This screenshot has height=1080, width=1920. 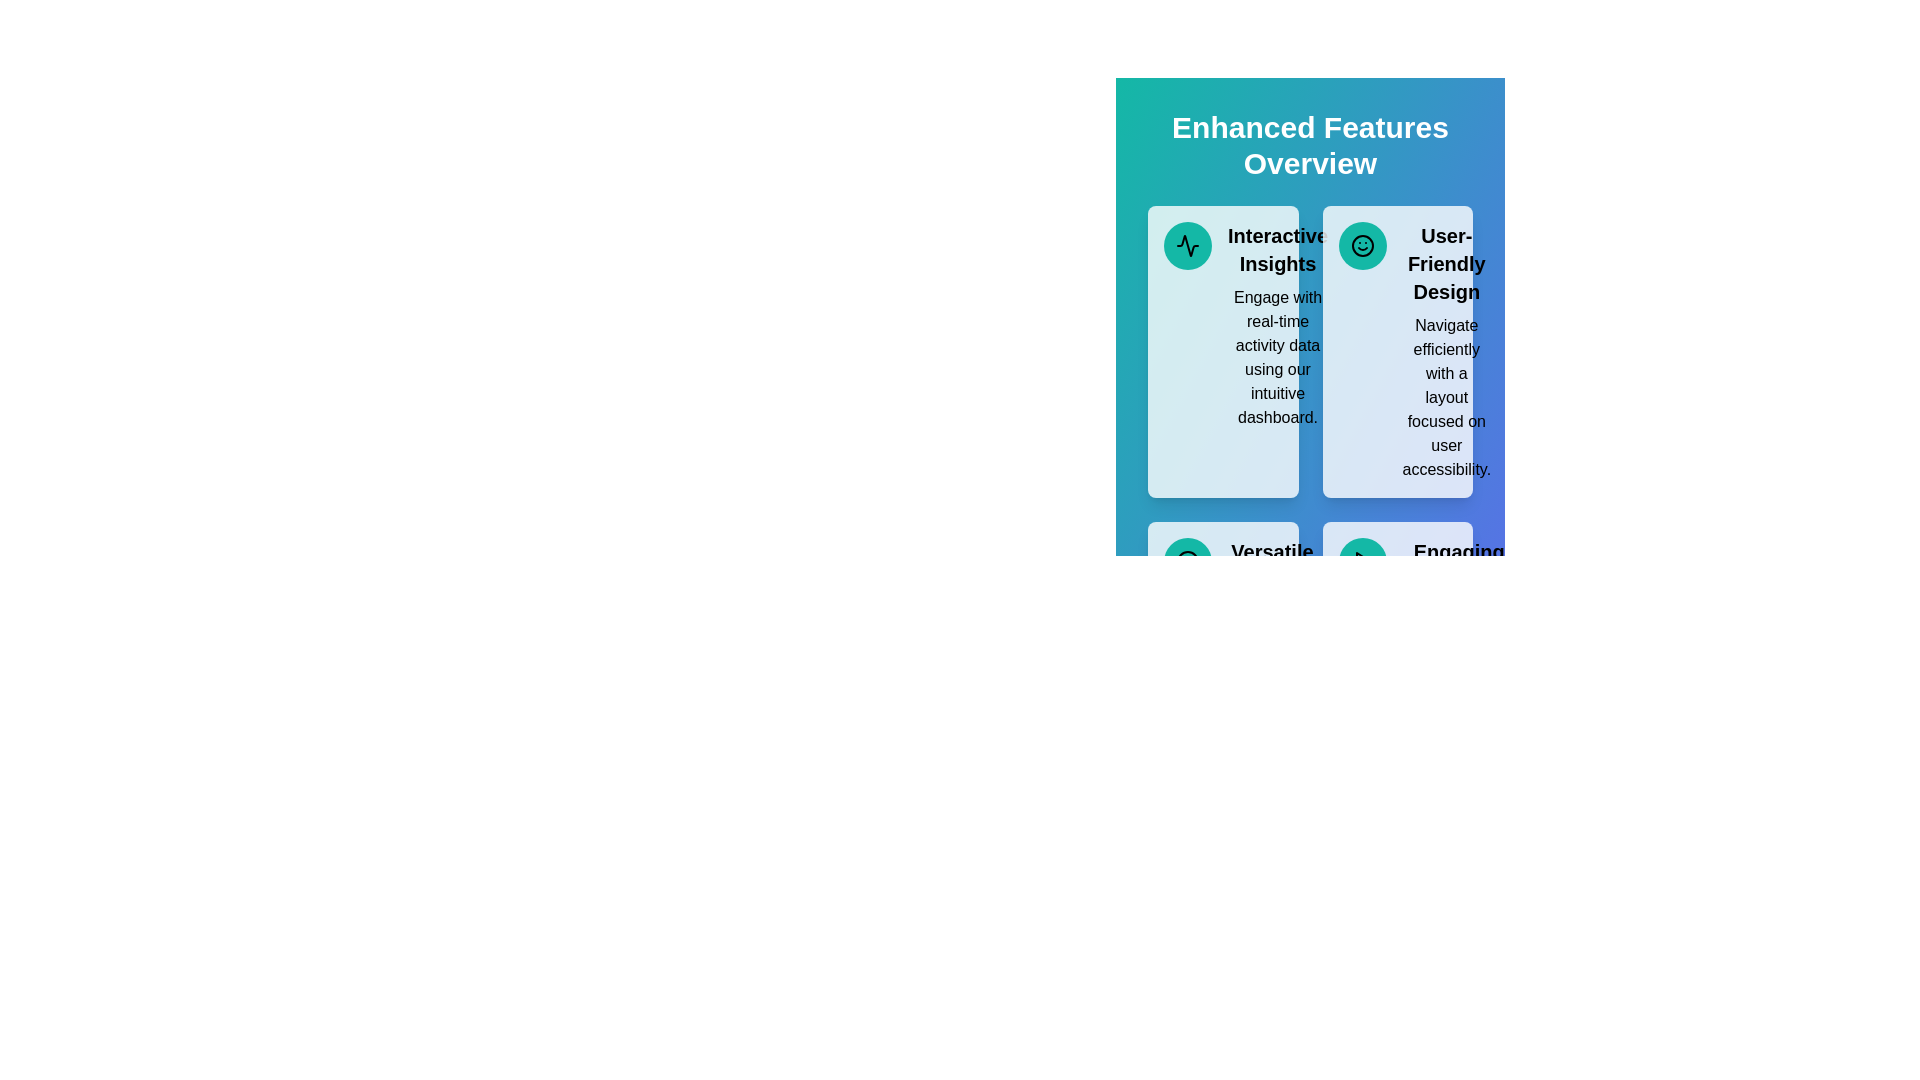 What do you see at coordinates (1446, 350) in the screenshot?
I see `the text-based informational content titled 'User-Friendly Design' which is part of the second card in the grid under 'Enhanced Features Overview'` at bounding box center [1446, 350].